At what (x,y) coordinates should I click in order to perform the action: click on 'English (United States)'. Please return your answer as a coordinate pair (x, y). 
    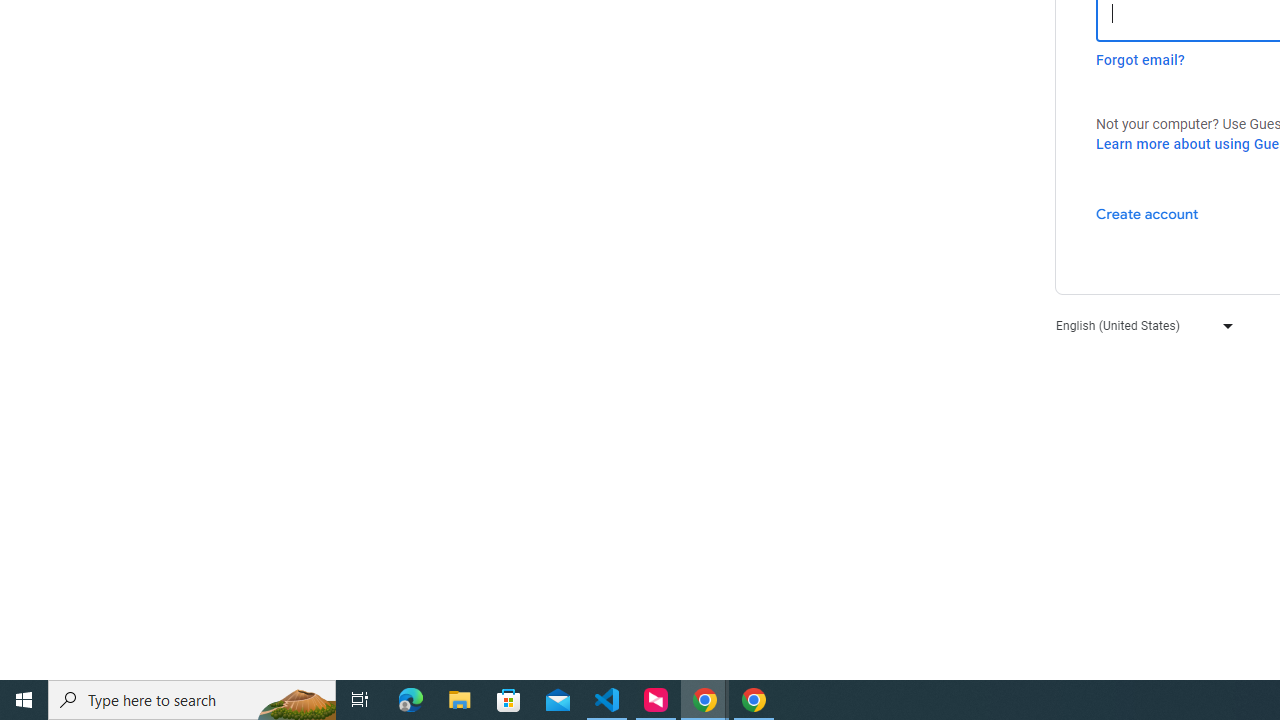
    Looking at the image, I should click on (1139, 324).